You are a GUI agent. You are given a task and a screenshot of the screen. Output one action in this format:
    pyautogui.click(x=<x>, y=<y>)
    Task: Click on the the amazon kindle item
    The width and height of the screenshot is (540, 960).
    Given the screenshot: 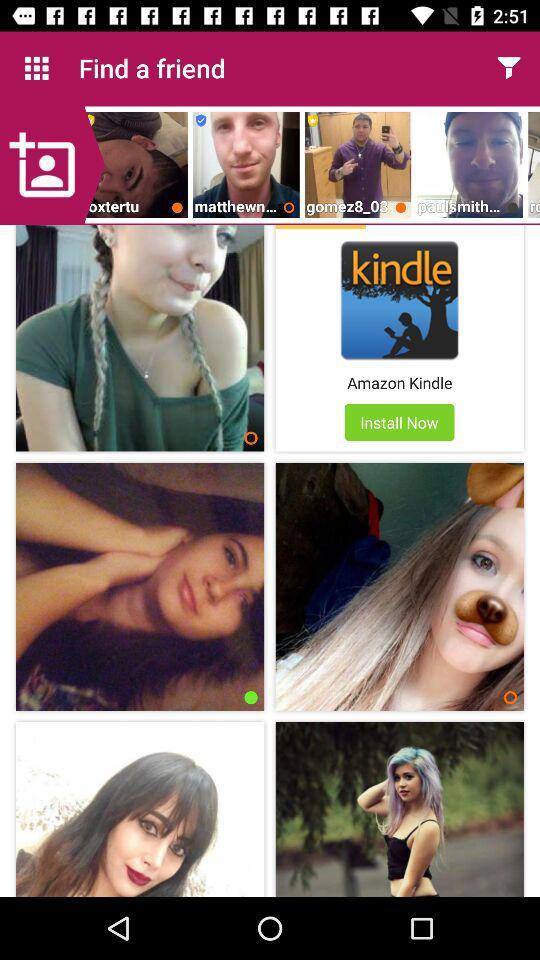 What is the action you would take?
    pyautogui.click(x=399, y=381)
    